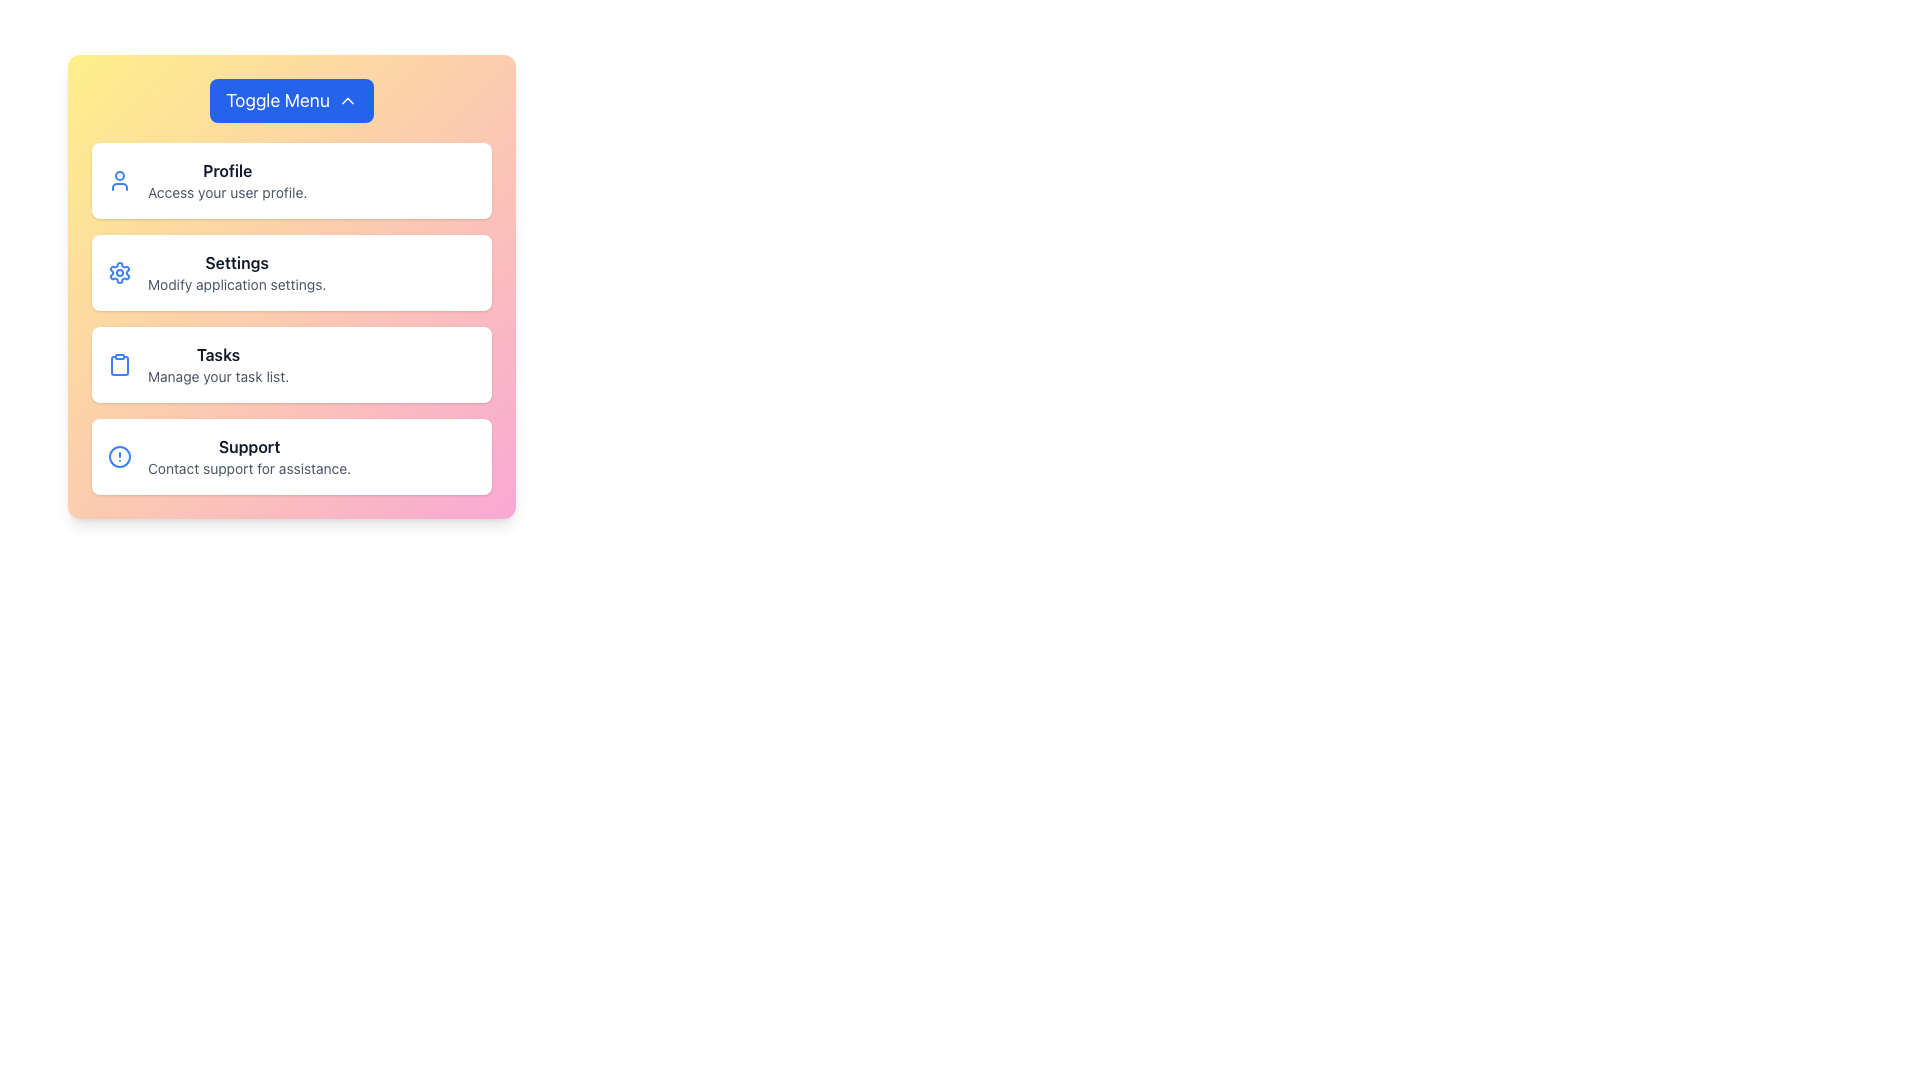 The image size is (1920, 1080). What do you see at coordinates (291, 456) in the screenshot?
I see `the fourth informational card in the vertically stacked list of options to get more information about support contact` at bounding box center [291, 456].